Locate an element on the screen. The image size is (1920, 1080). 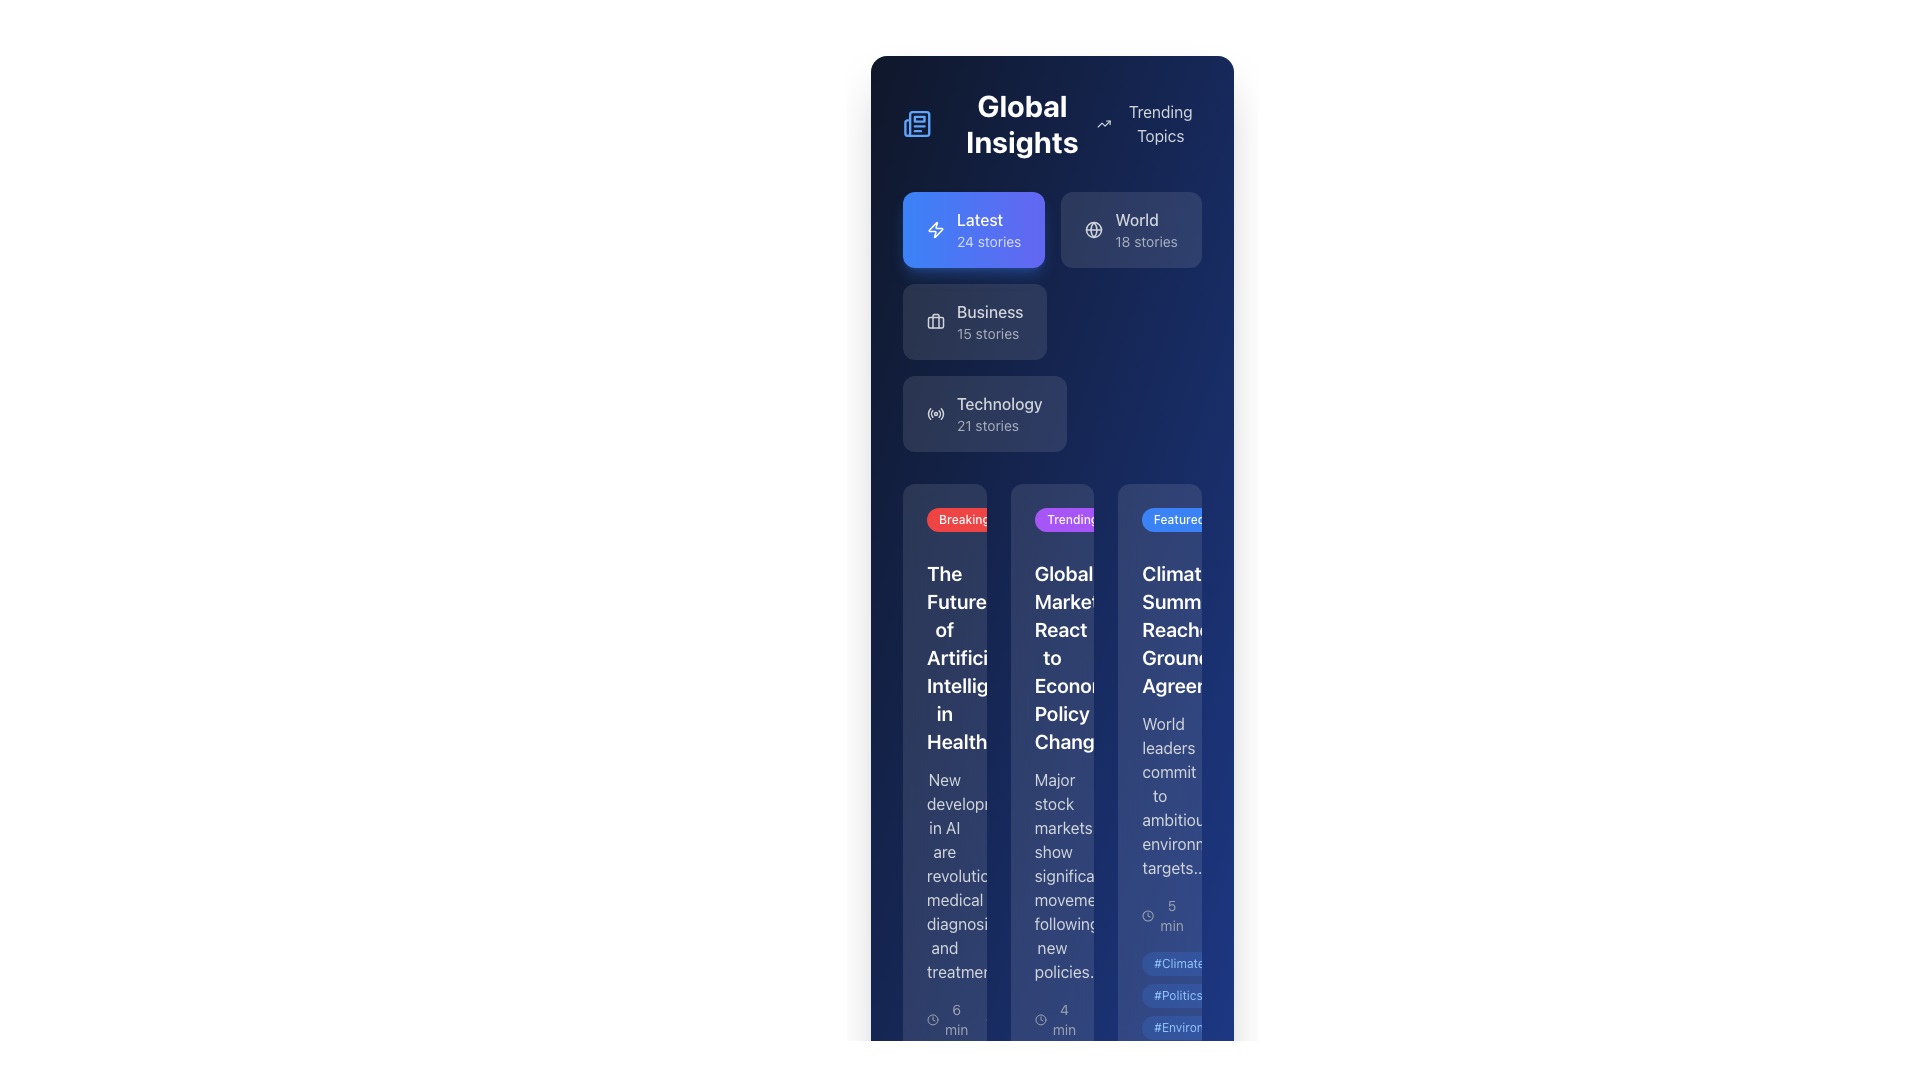
the 'Technology' button, which is the third button in the sidebar is located at coordinates (999, 412).